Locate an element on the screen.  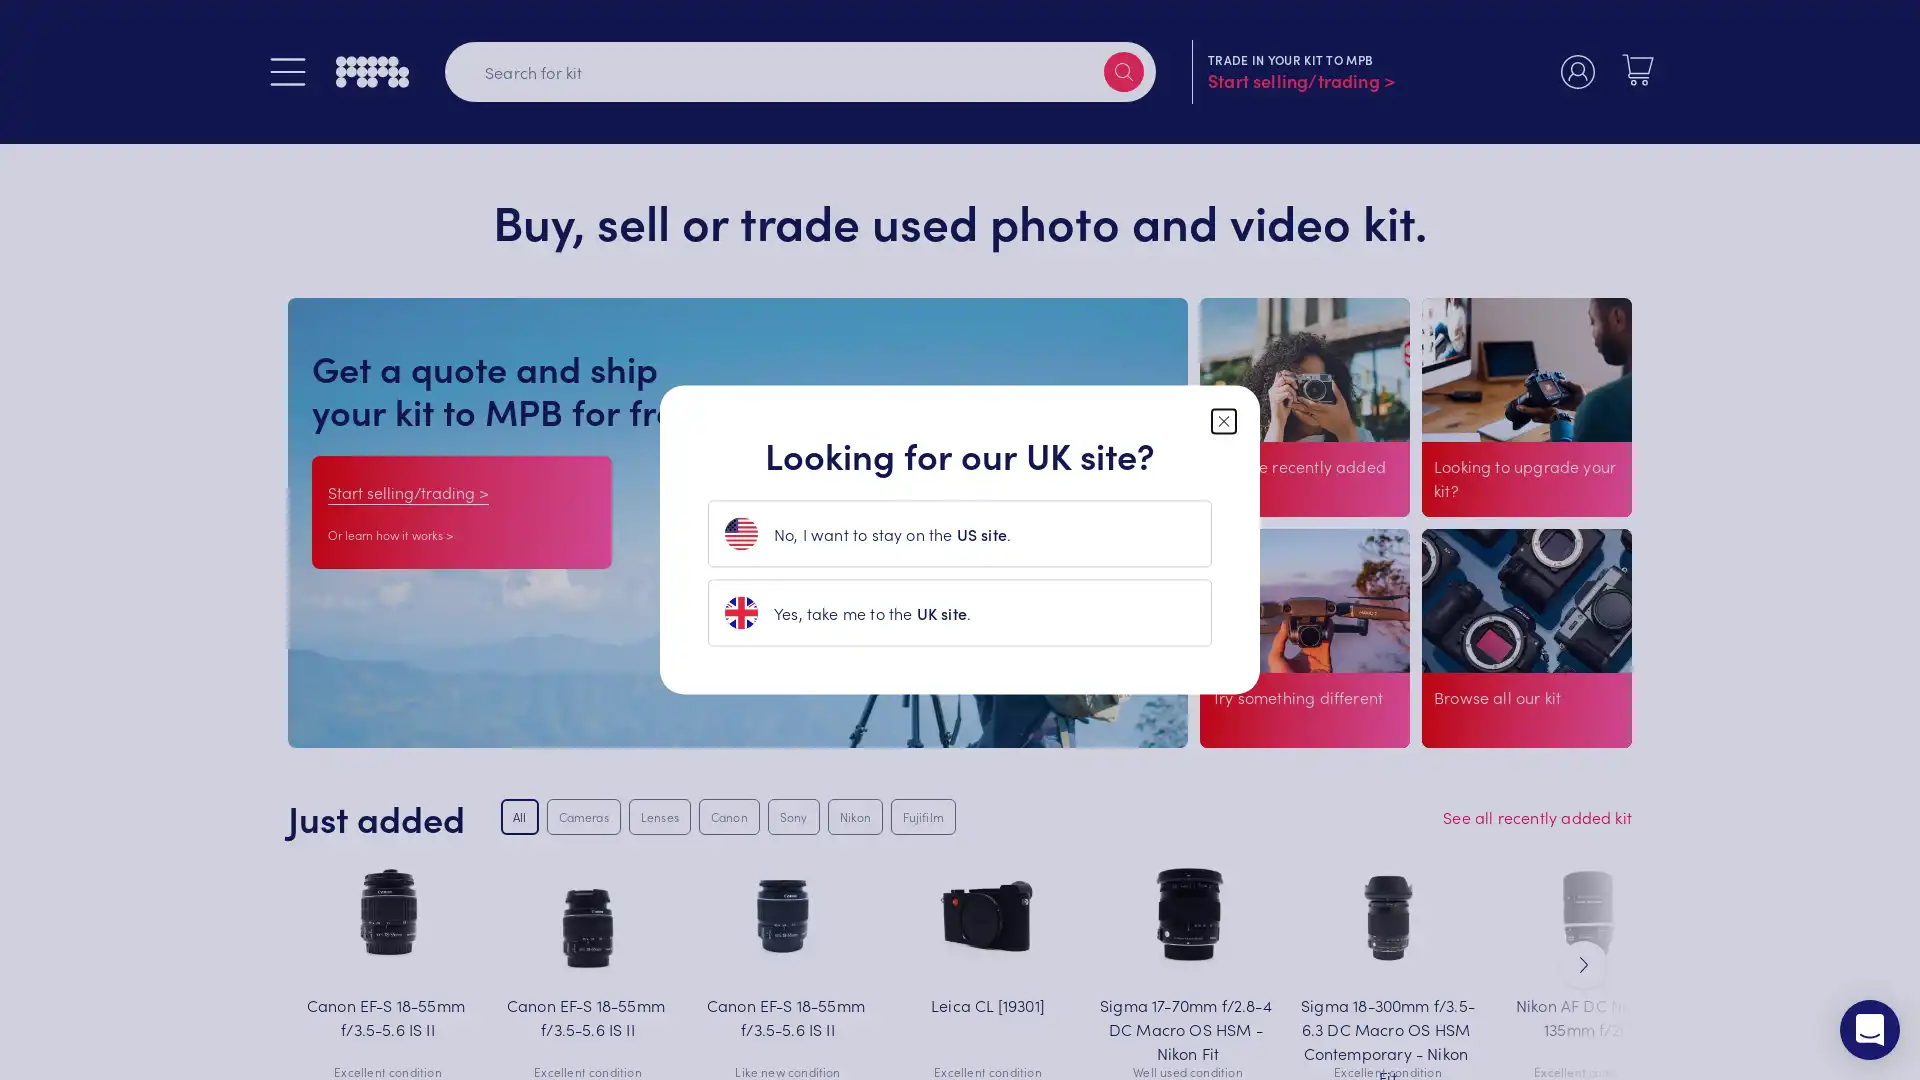
Next is located at coordinates (1583, 963).